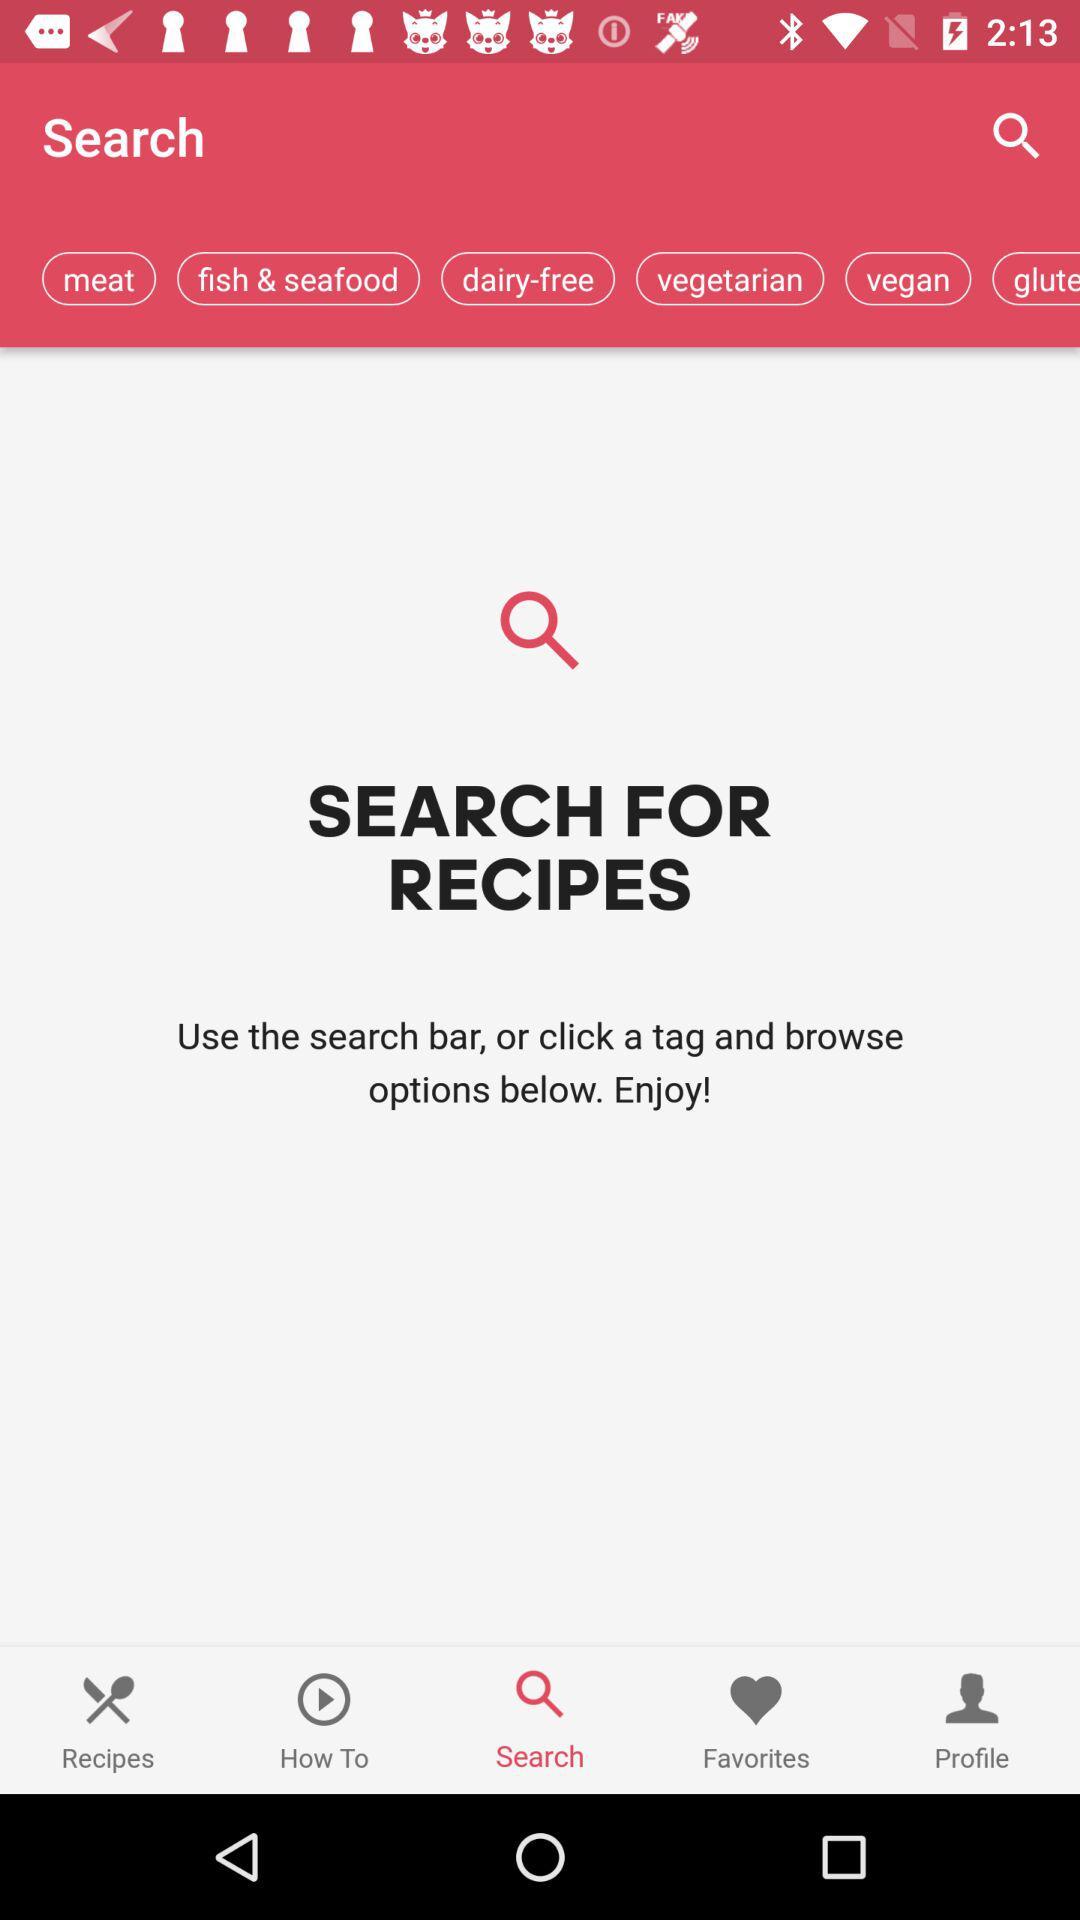 This screenshot has height=1920, width=1080. I want to click on icon next to the meat app, so click(298, 277).